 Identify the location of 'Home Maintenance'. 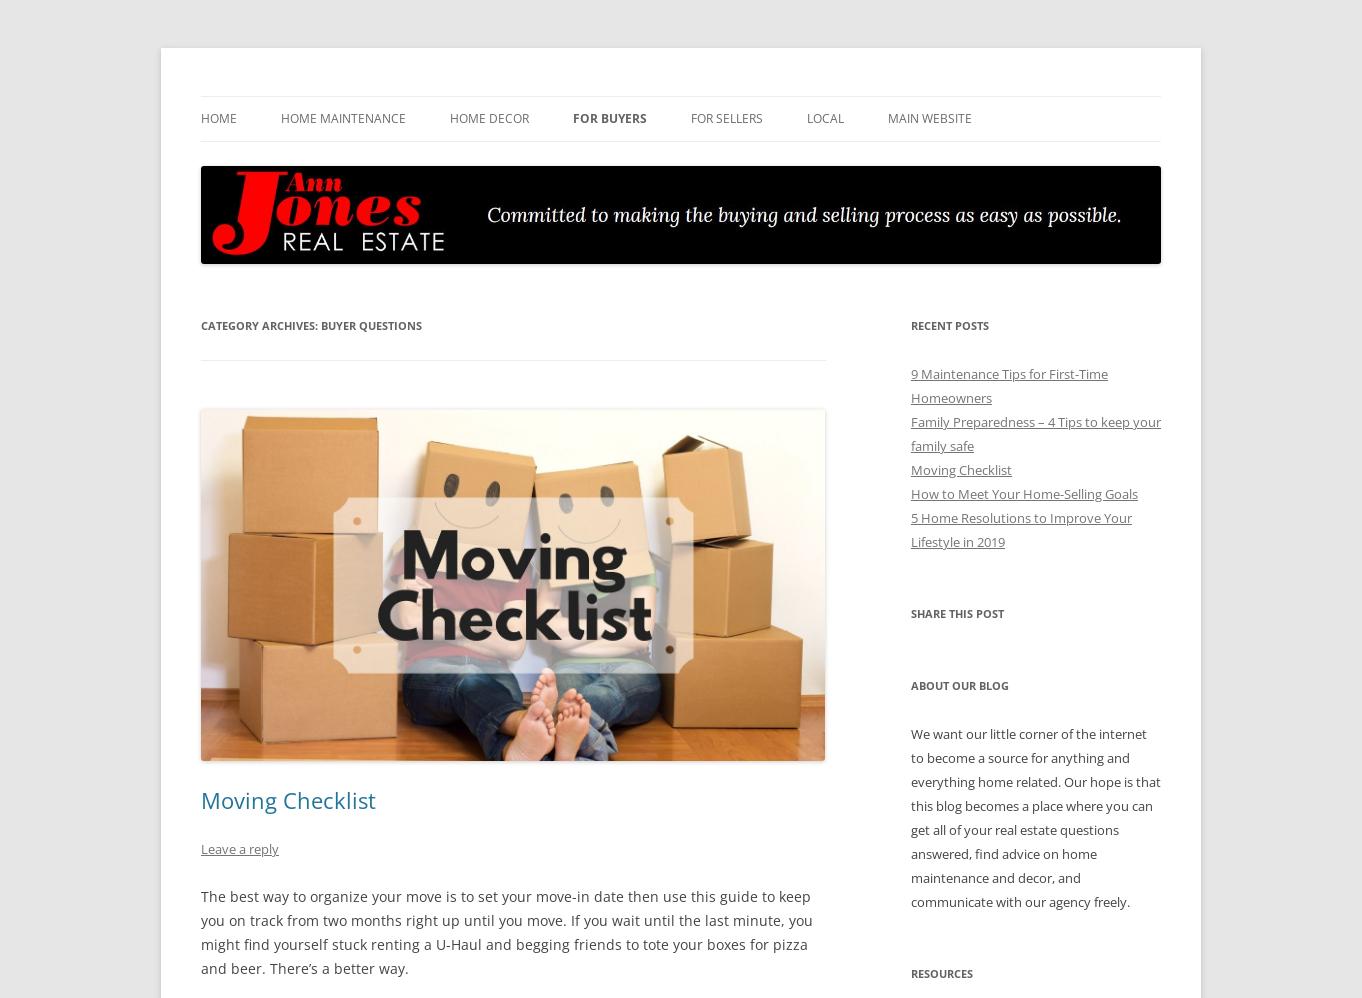
(342, 118).